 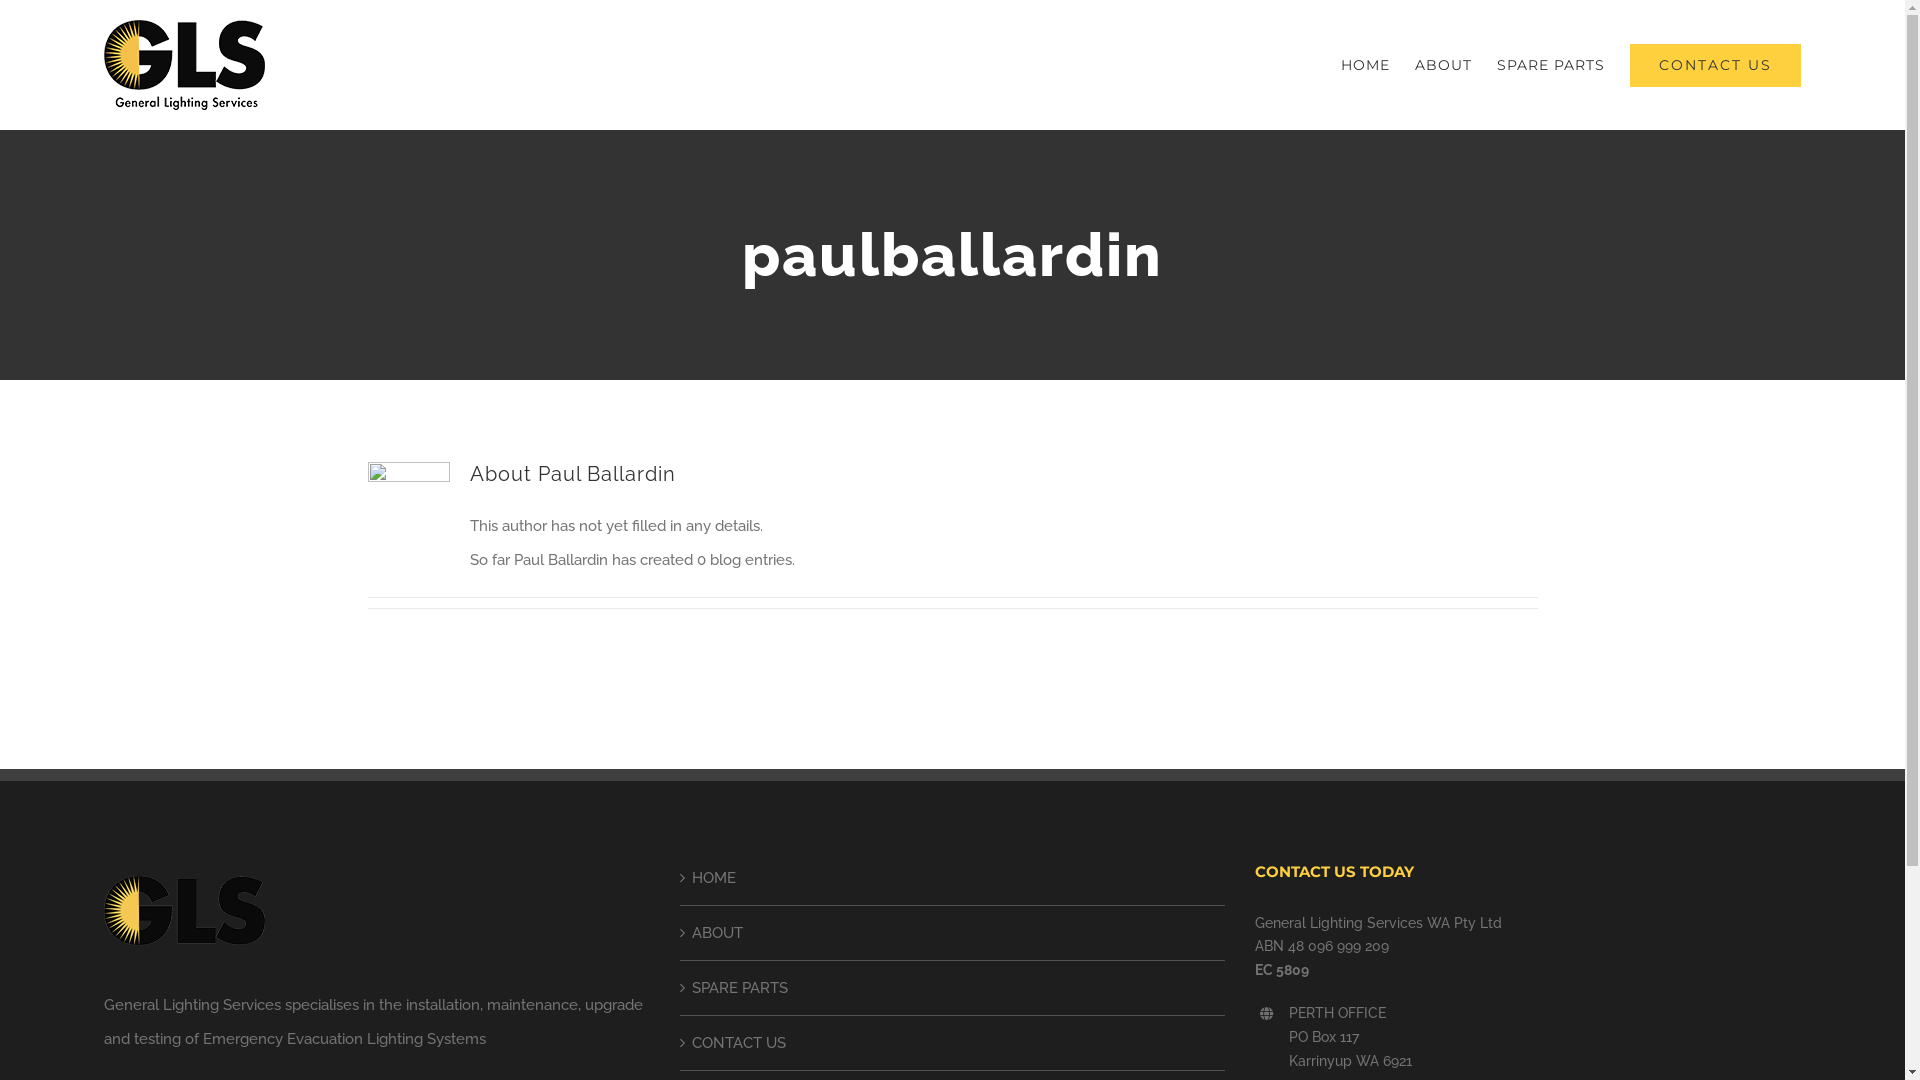 I want to click on 'CONTACT US', so click(x=1714, y=64).